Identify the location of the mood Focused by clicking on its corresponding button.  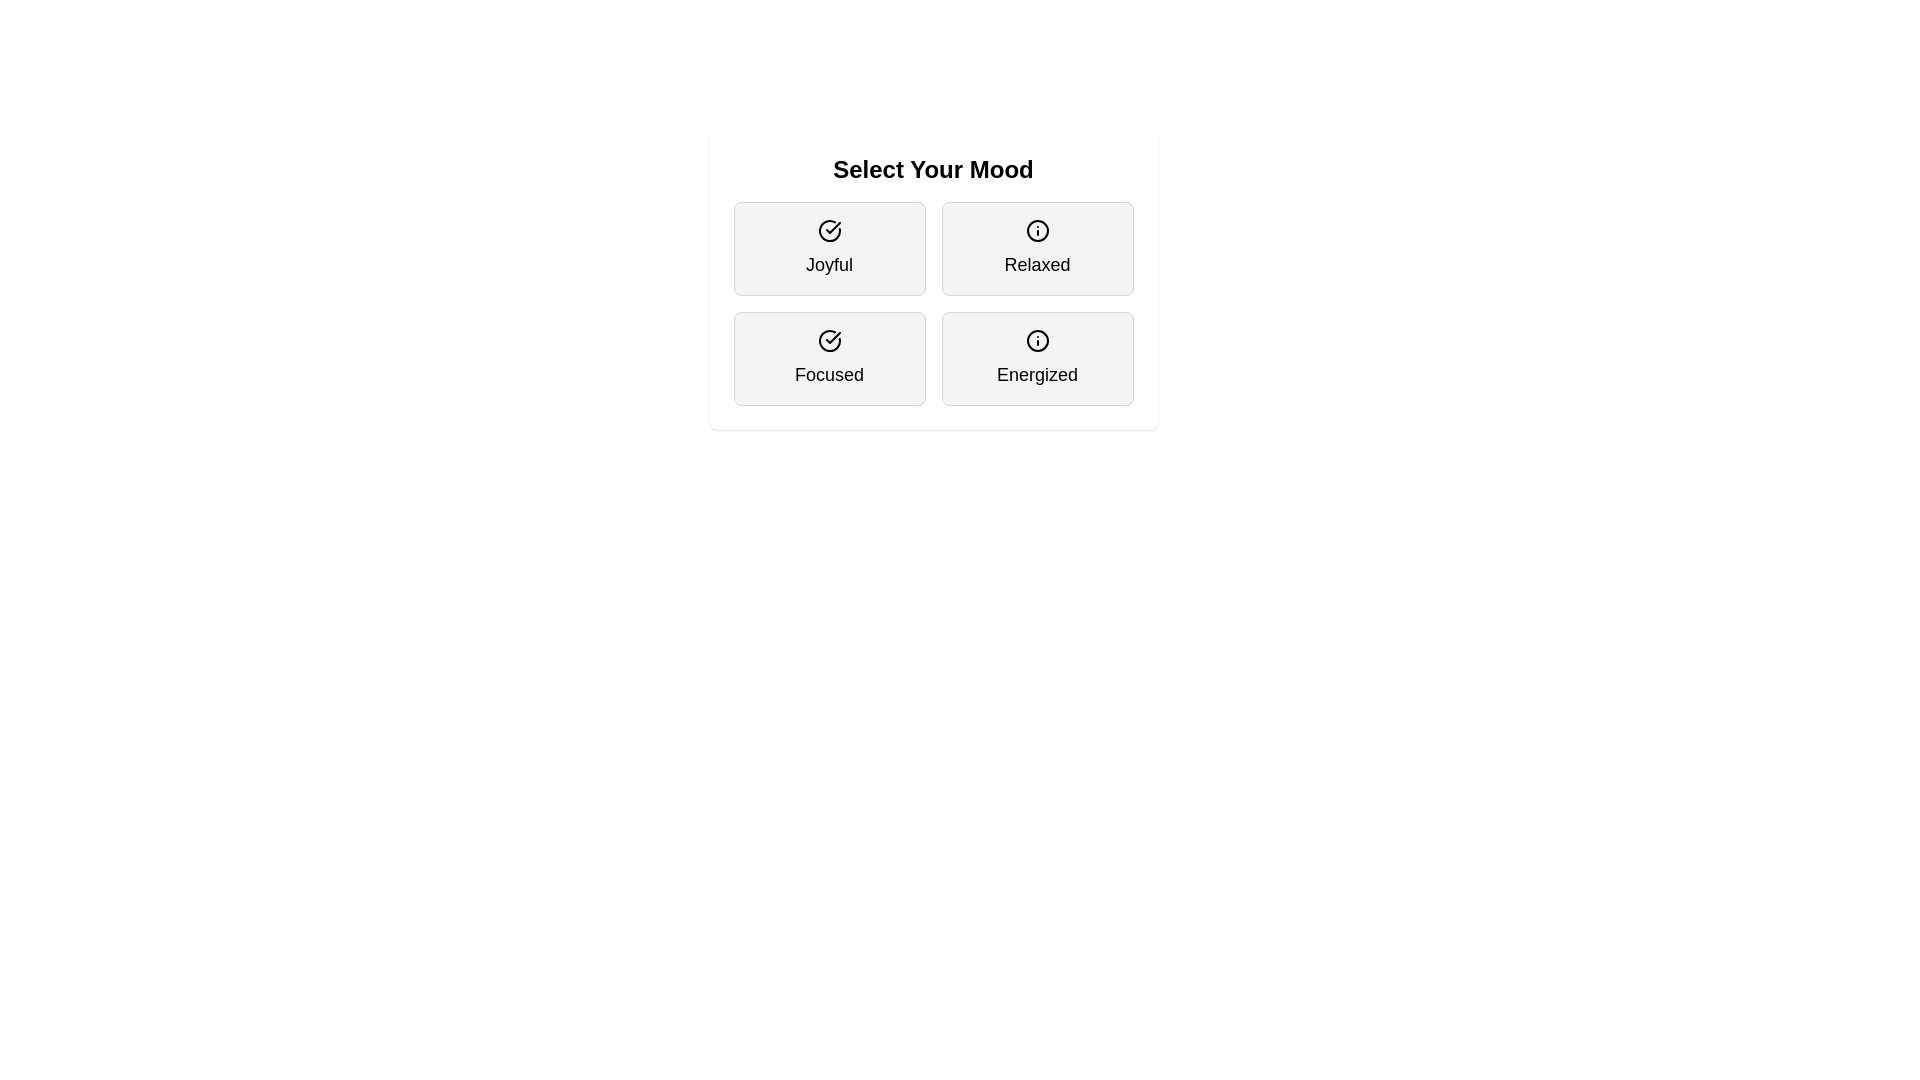
(829, 357).